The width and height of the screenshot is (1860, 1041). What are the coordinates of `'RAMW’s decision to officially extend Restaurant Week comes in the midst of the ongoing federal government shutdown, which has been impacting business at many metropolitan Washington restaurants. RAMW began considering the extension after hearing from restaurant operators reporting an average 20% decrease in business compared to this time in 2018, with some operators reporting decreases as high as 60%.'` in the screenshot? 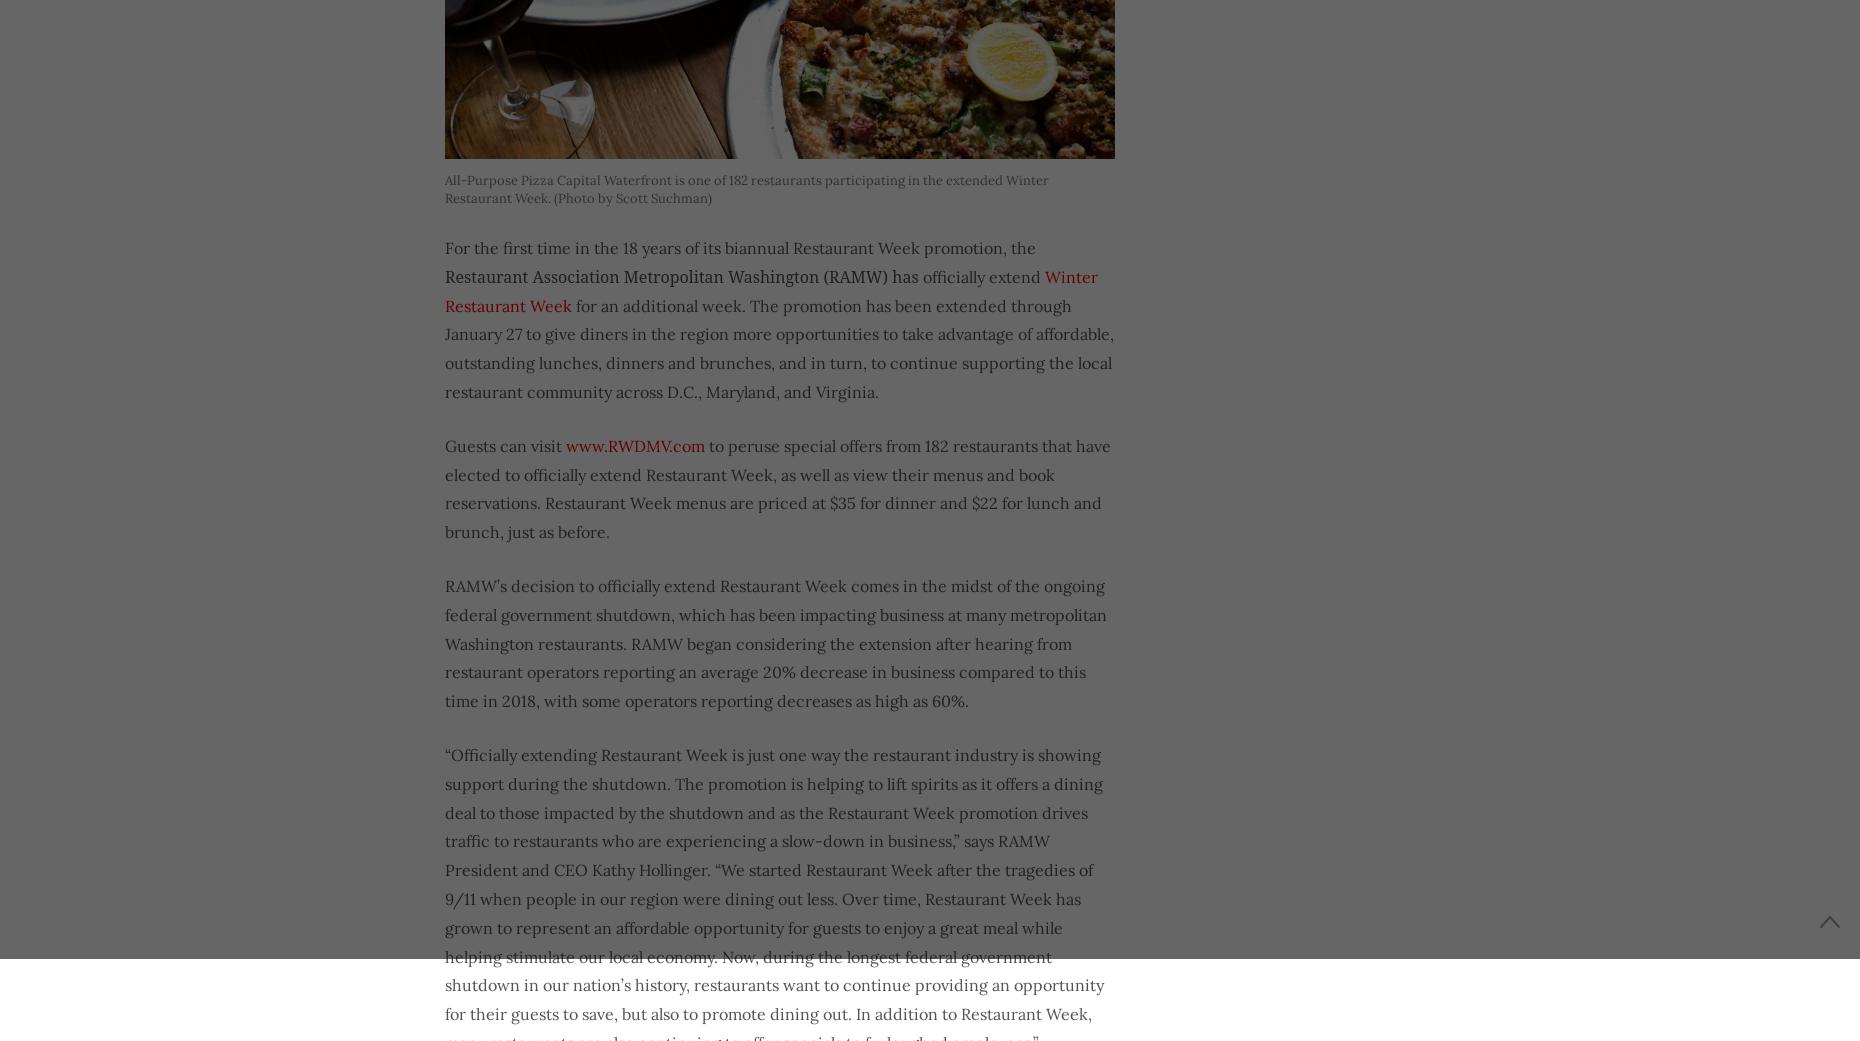 It's located at (775, 642).